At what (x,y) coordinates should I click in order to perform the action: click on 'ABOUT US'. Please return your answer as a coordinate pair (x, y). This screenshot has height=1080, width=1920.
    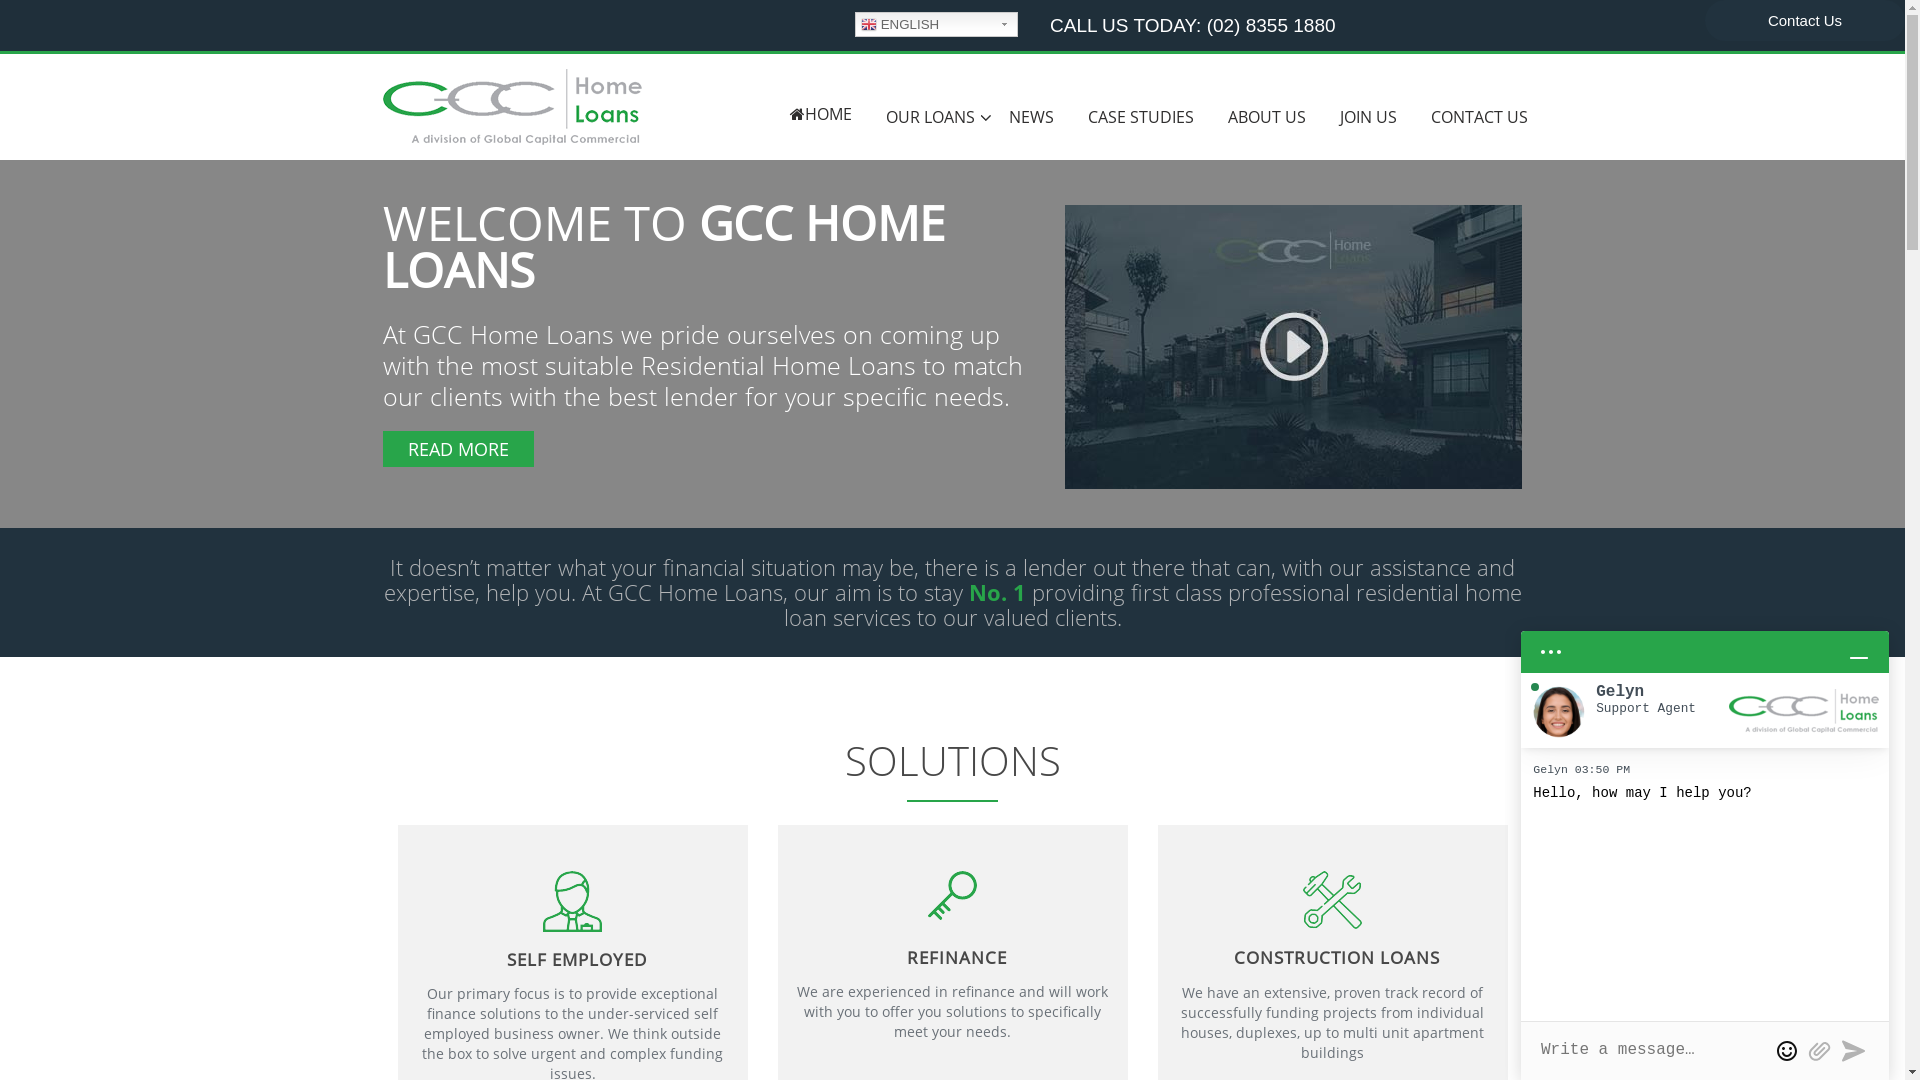
    Looking at the image, I should click on (1265, 117).